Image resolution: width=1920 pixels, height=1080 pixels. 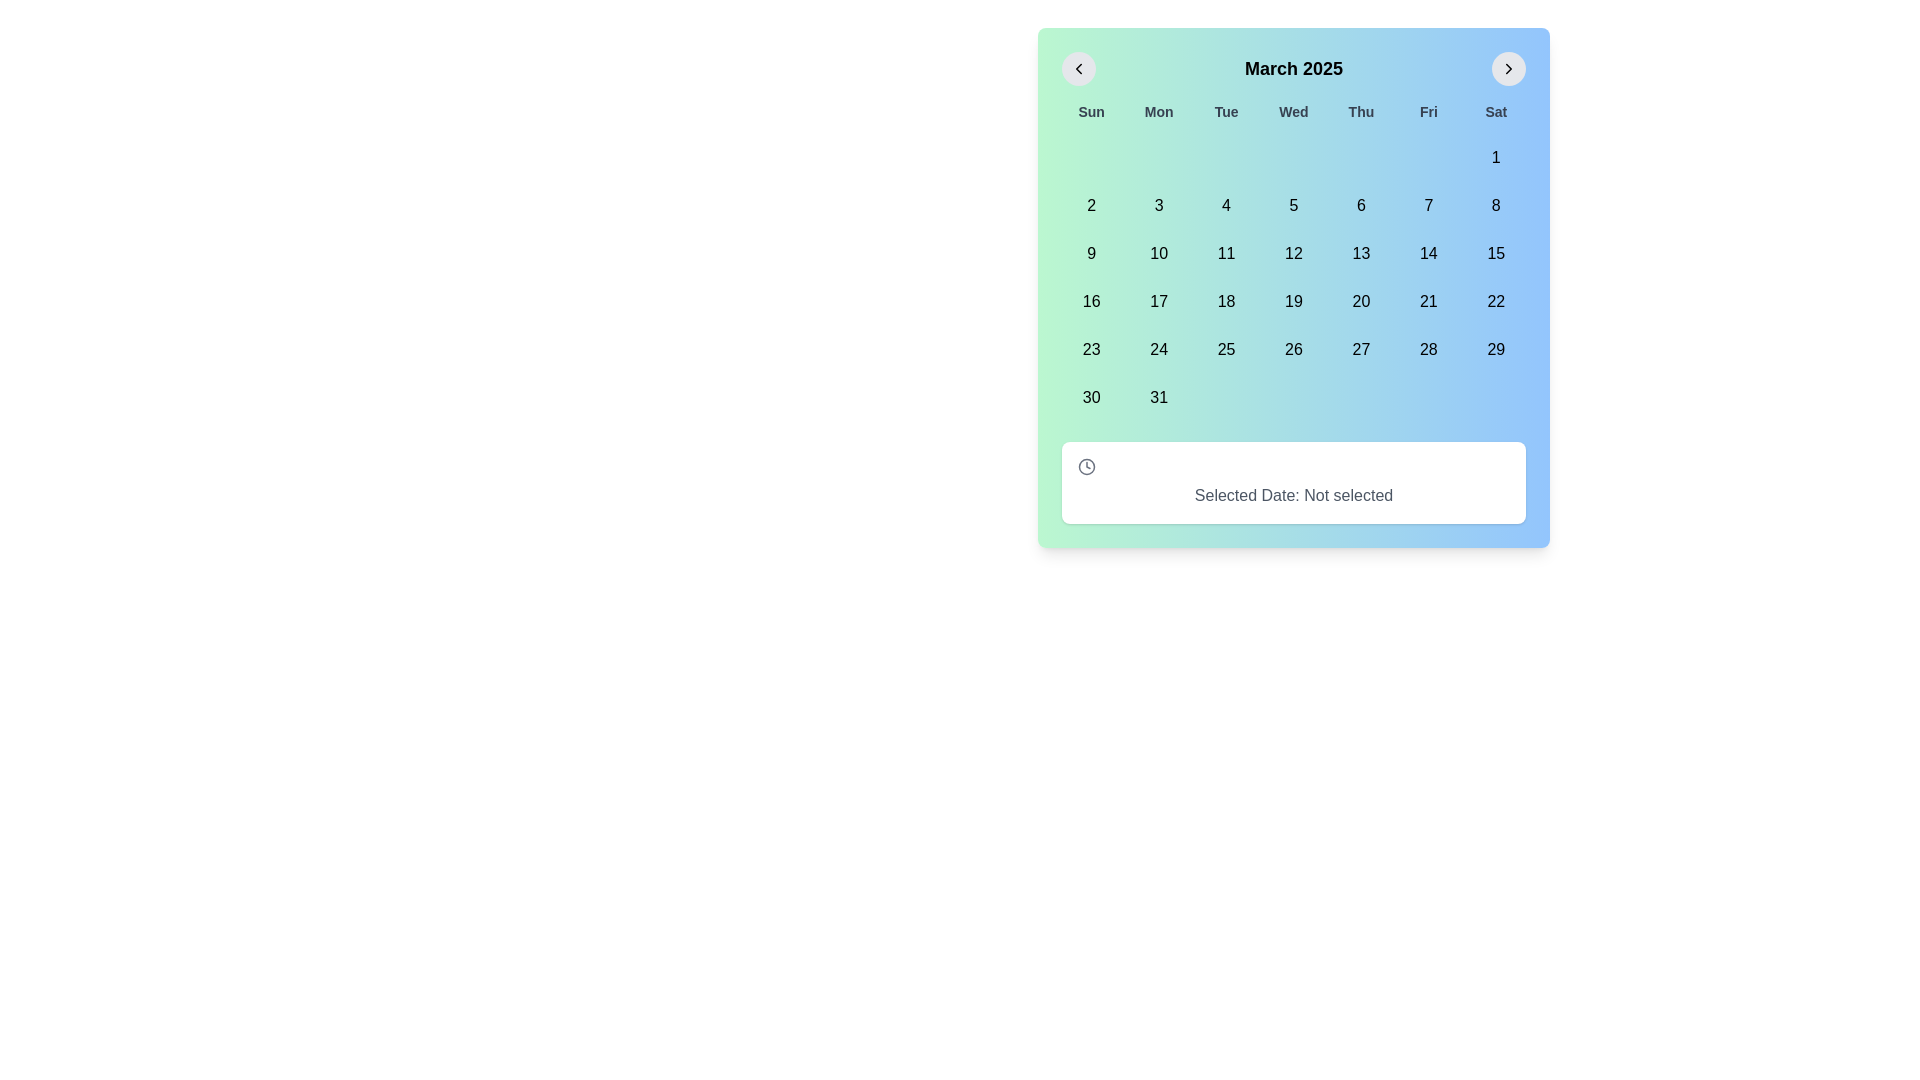 I want to click on the rightward-facing chevron icon button located at the top-right corner of the calendar interface to observe the background change, so click(x=1508, y=68).